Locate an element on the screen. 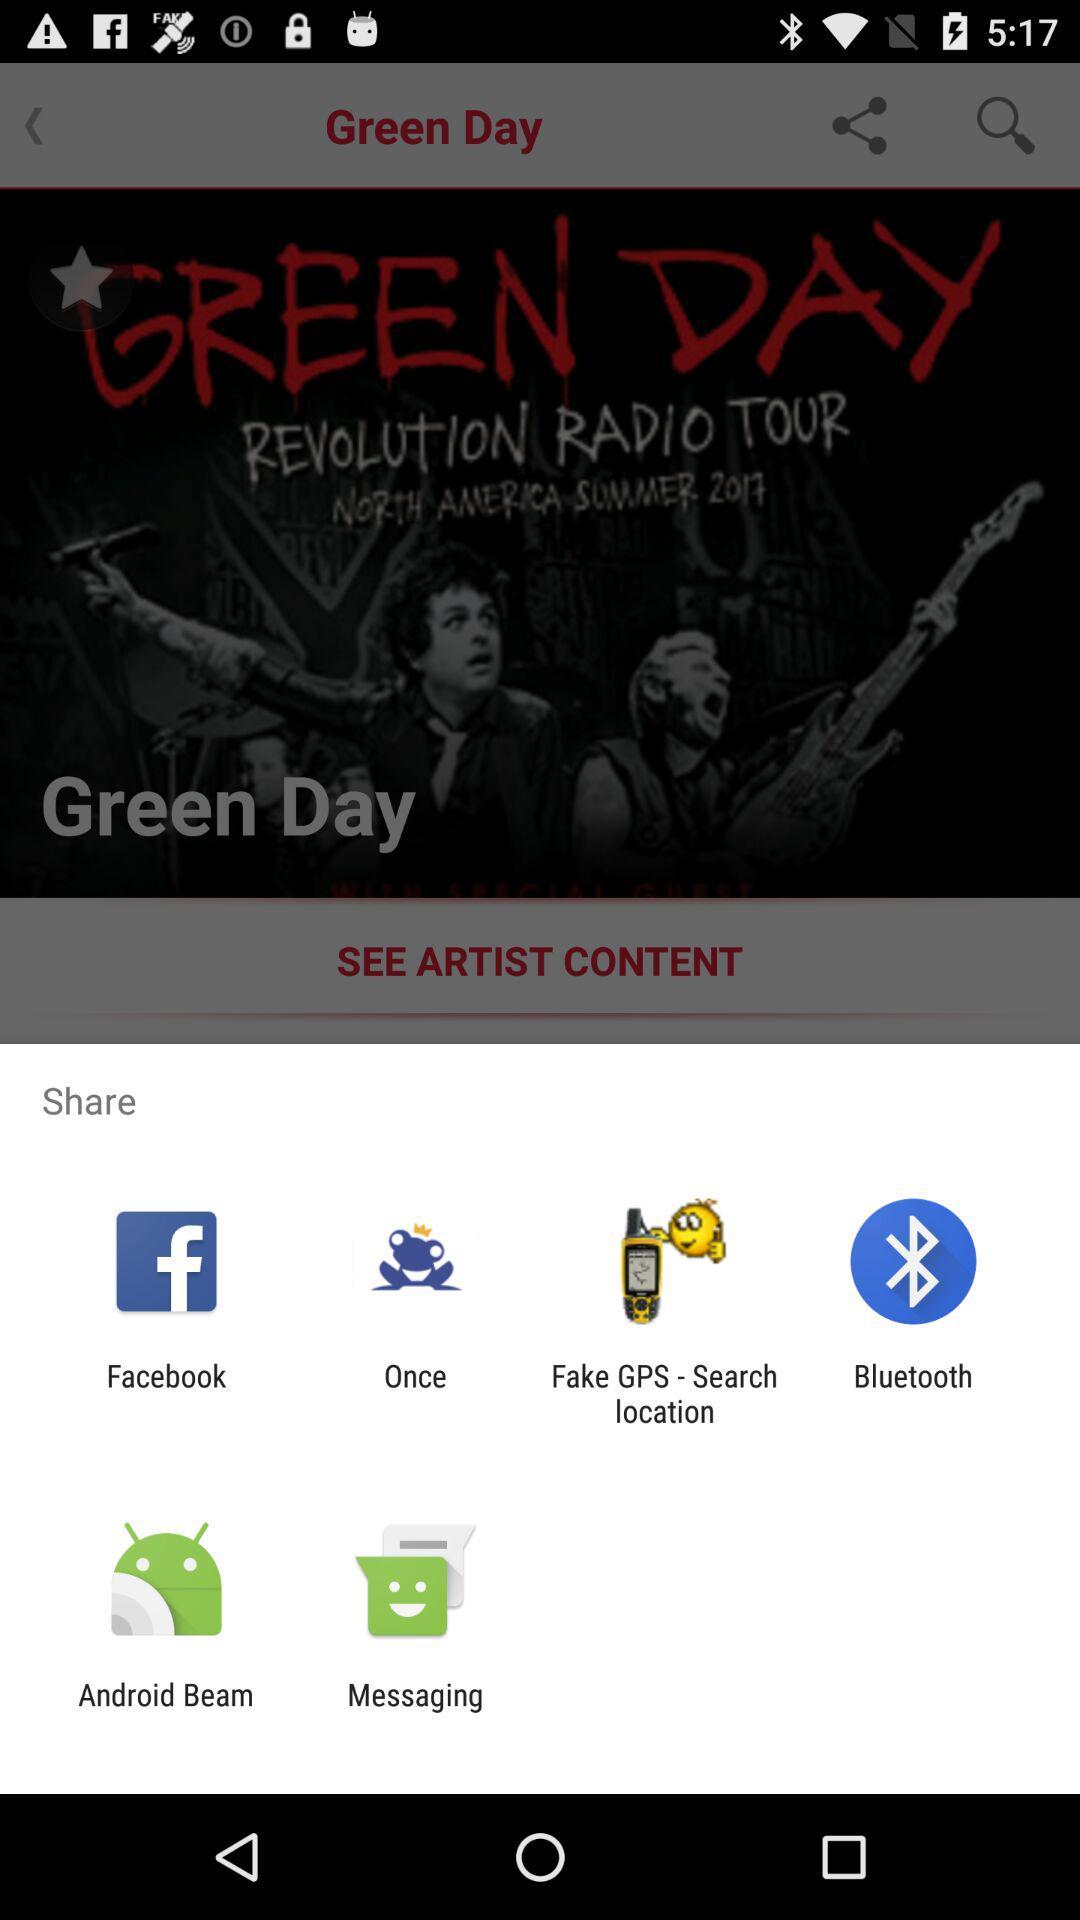 The image size is (1080, 1920). item next to android beam app is located at coordinates (414, 1711).